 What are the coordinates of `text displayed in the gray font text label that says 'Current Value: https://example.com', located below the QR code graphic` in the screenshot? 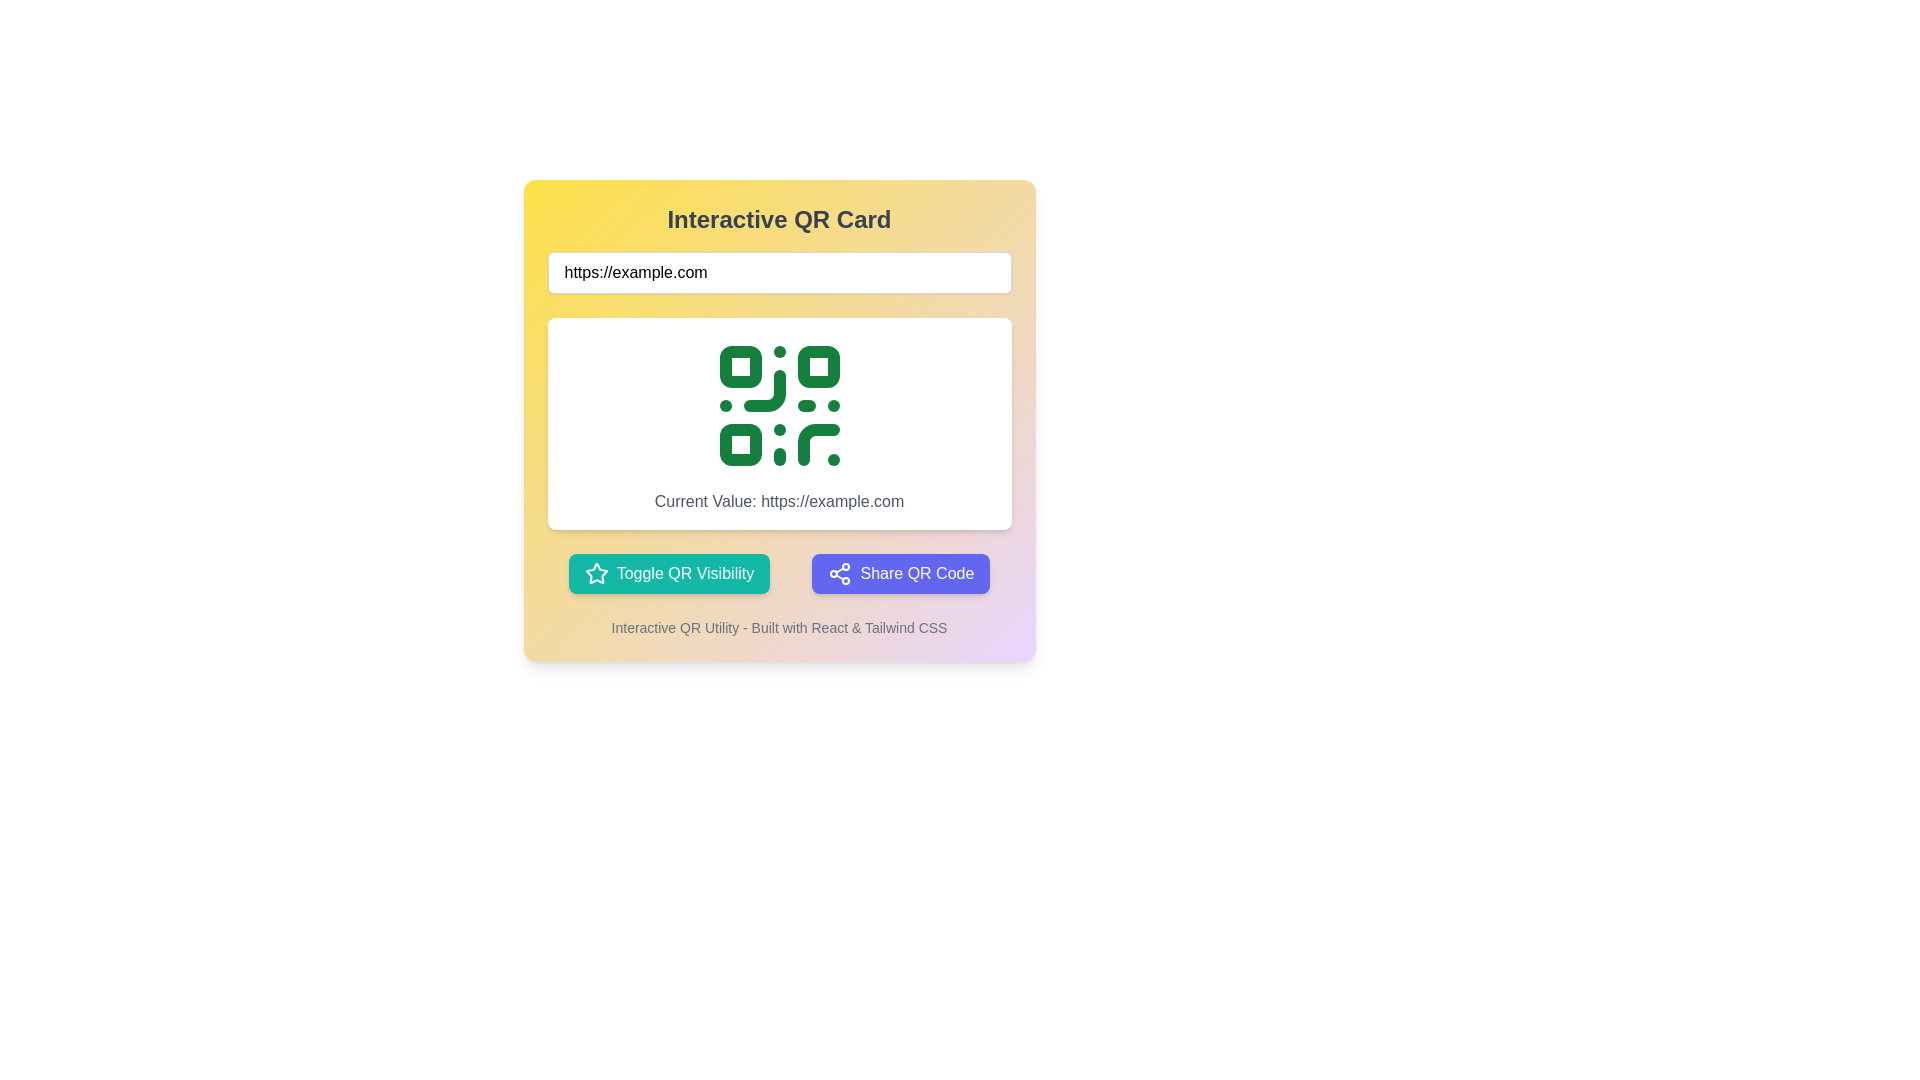 It's located at (778, 500).